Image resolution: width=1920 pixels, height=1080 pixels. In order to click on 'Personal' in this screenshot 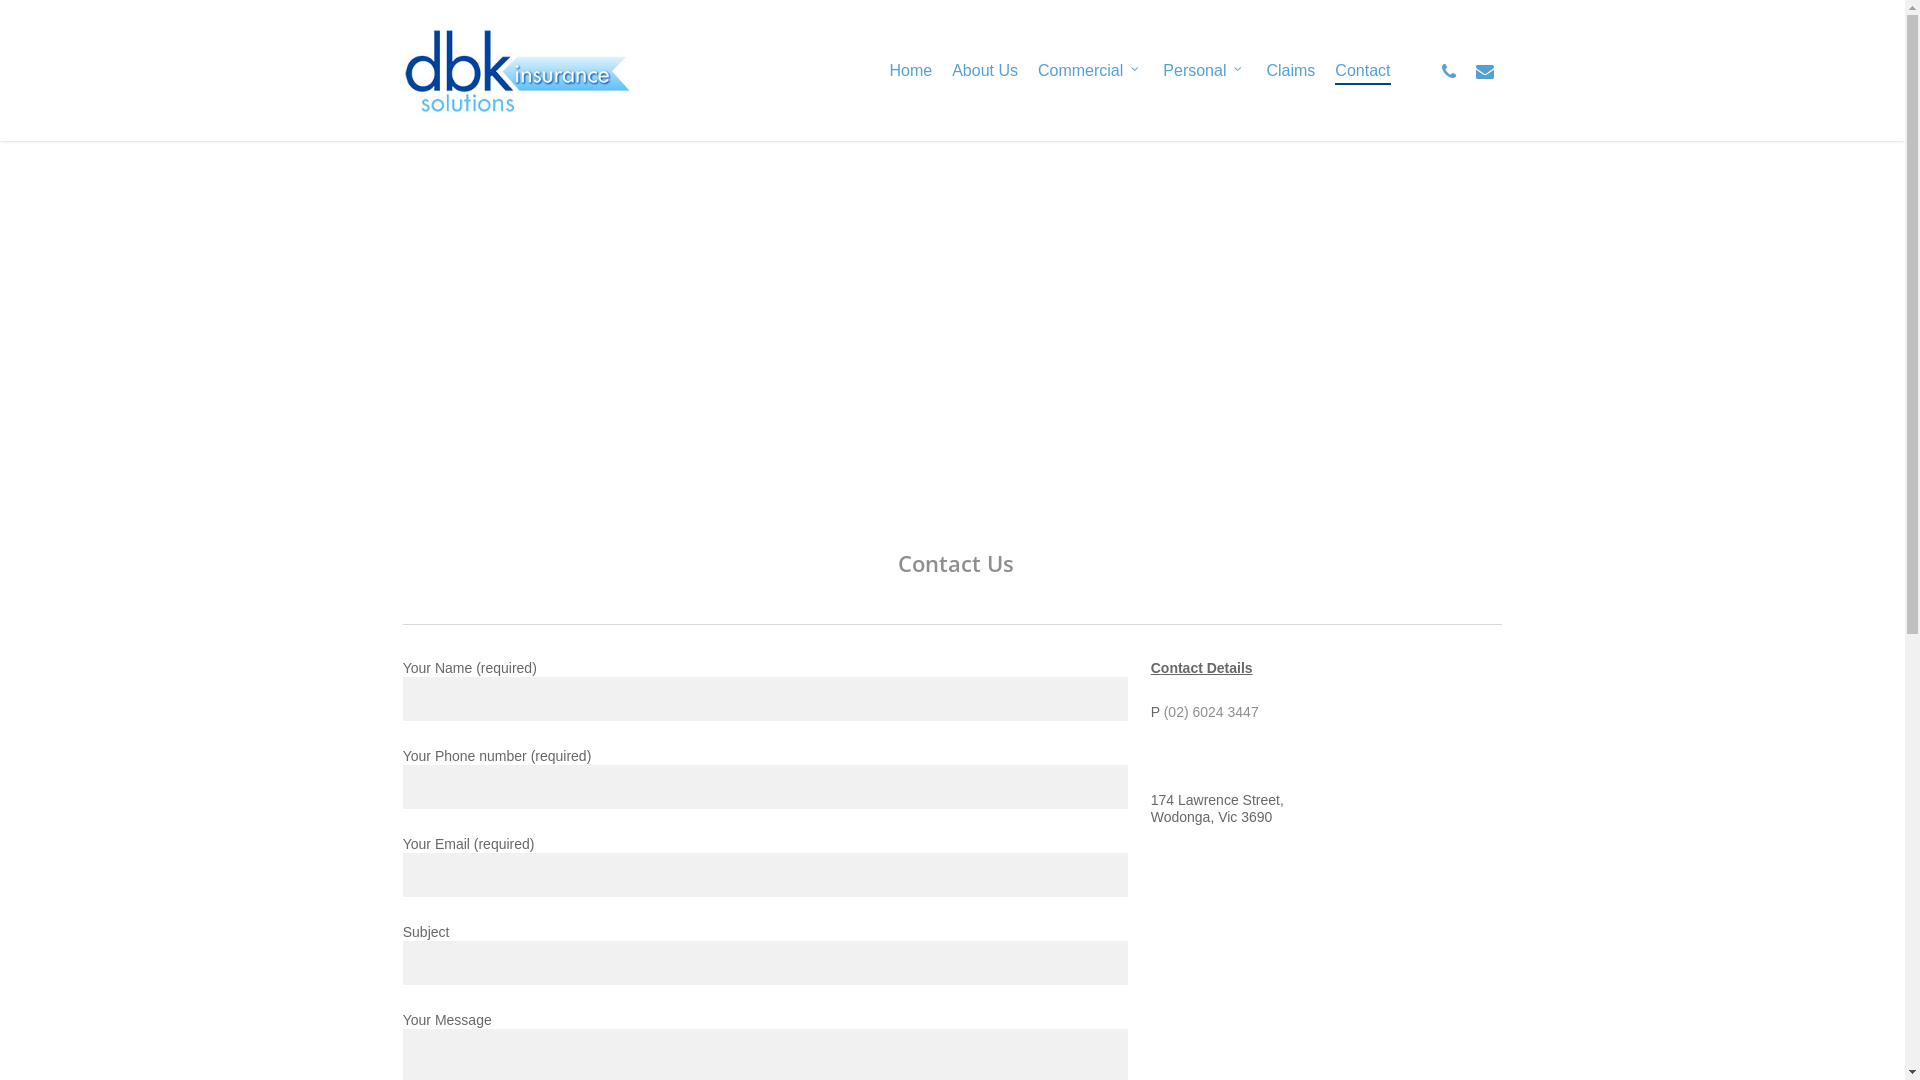, I will do `click(1203, 68)`.